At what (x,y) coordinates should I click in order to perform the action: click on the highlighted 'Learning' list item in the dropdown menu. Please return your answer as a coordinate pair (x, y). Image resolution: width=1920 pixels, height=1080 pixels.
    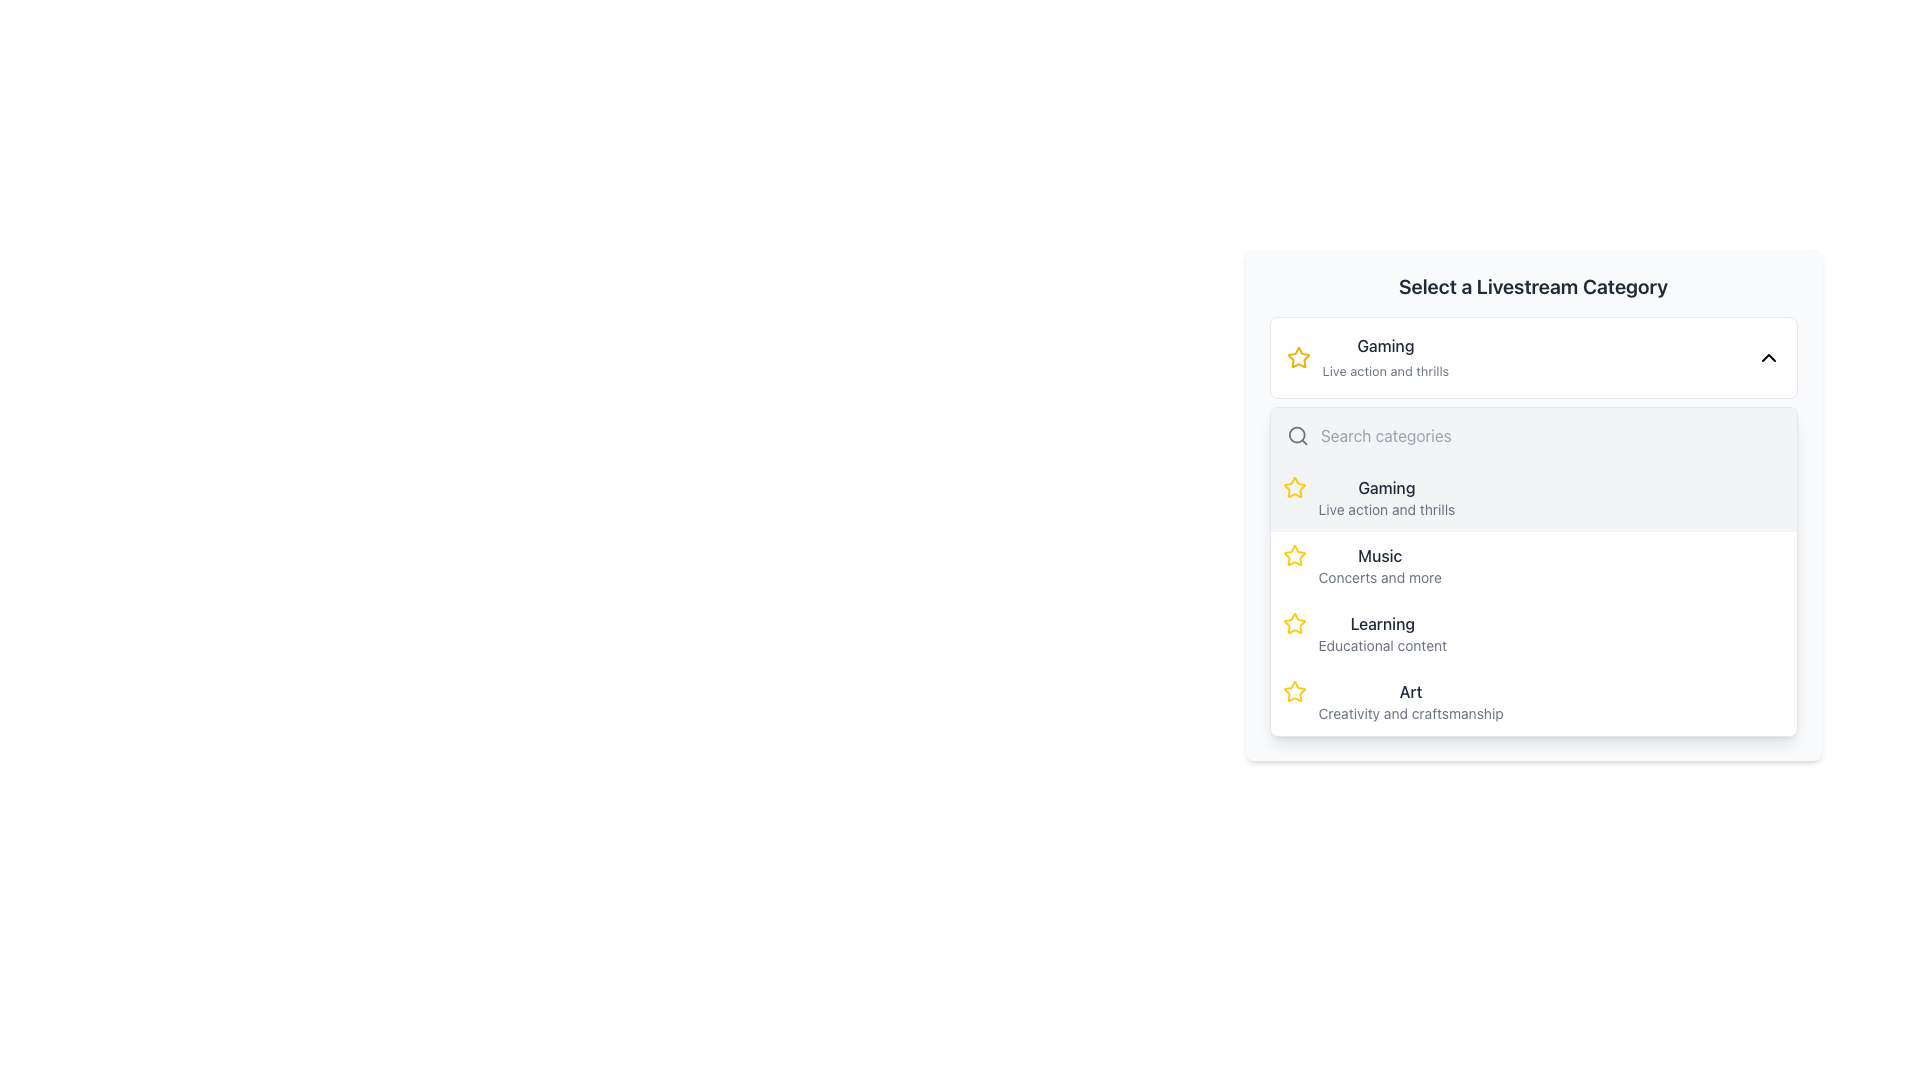
    Looking at the image, I should click on (1532, 599).